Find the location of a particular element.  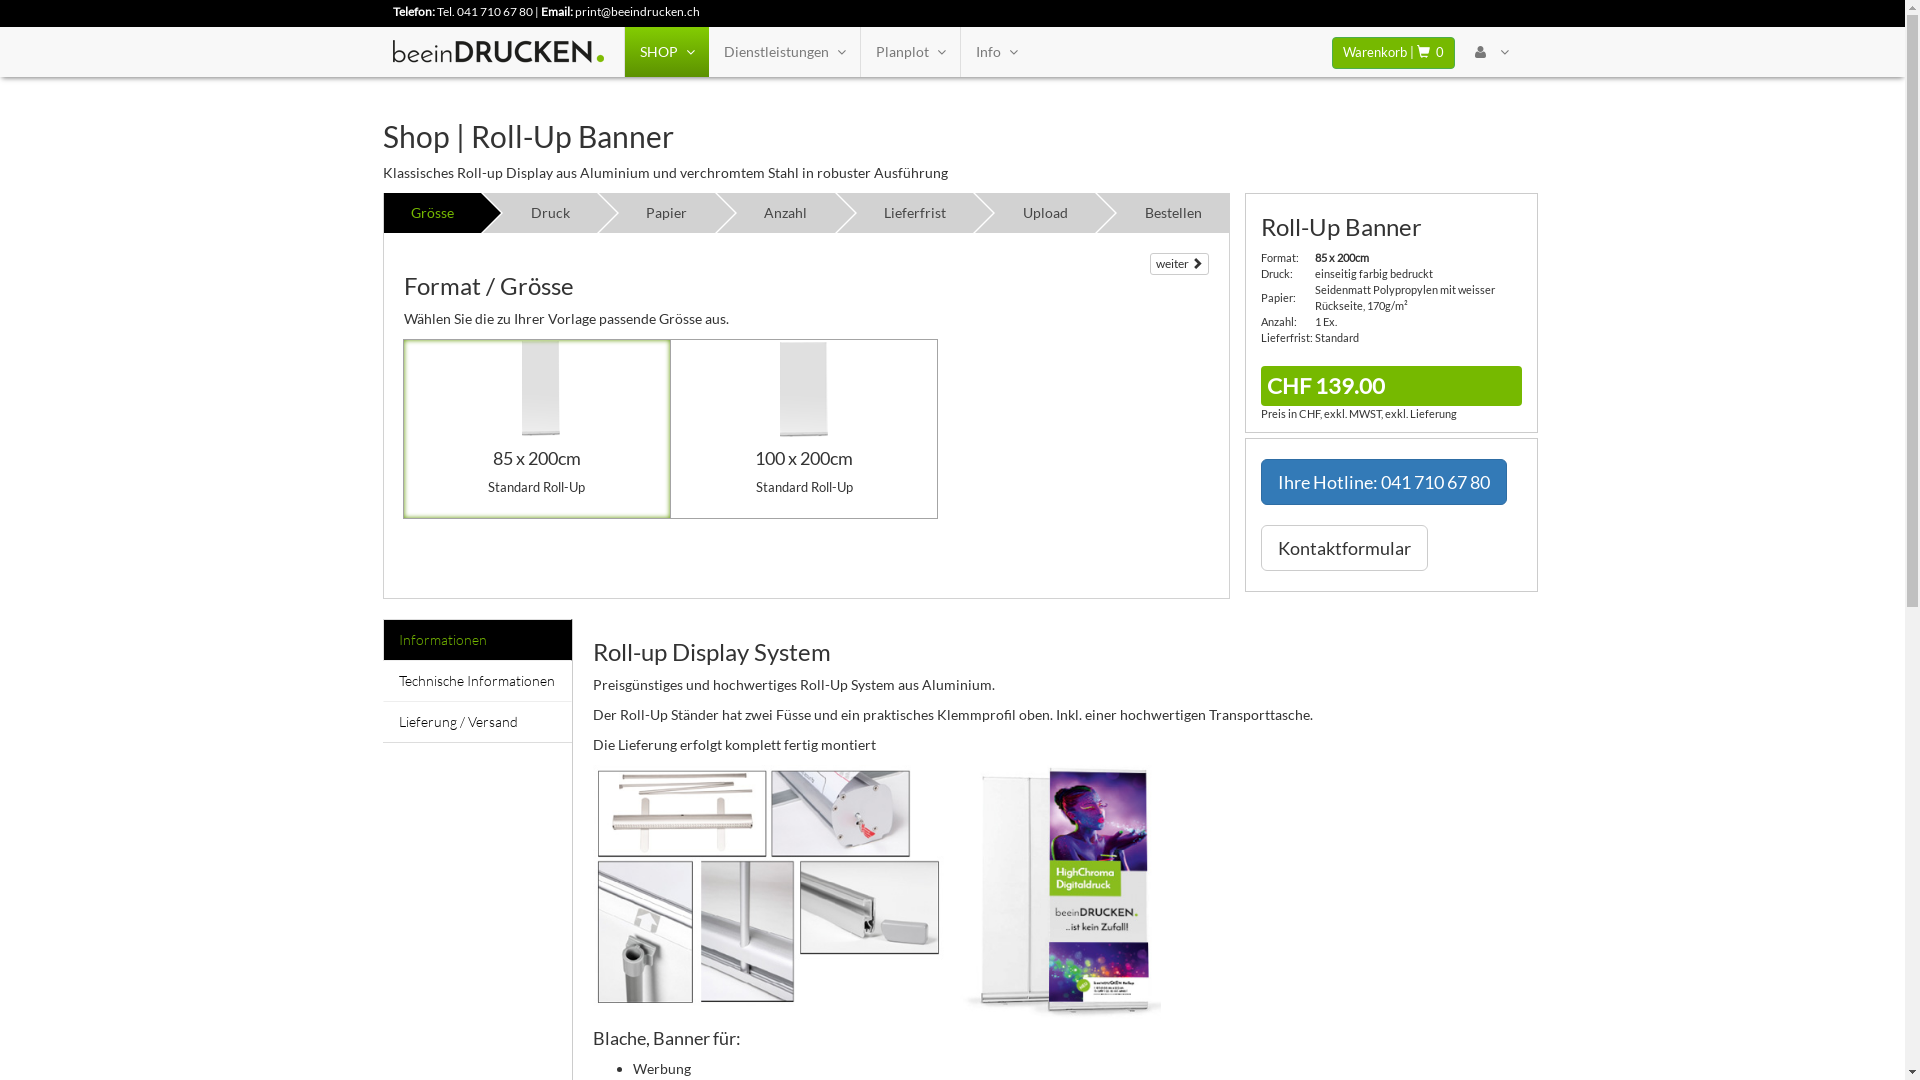

'Dienstleistungen' is located at coordinates (782, 50).